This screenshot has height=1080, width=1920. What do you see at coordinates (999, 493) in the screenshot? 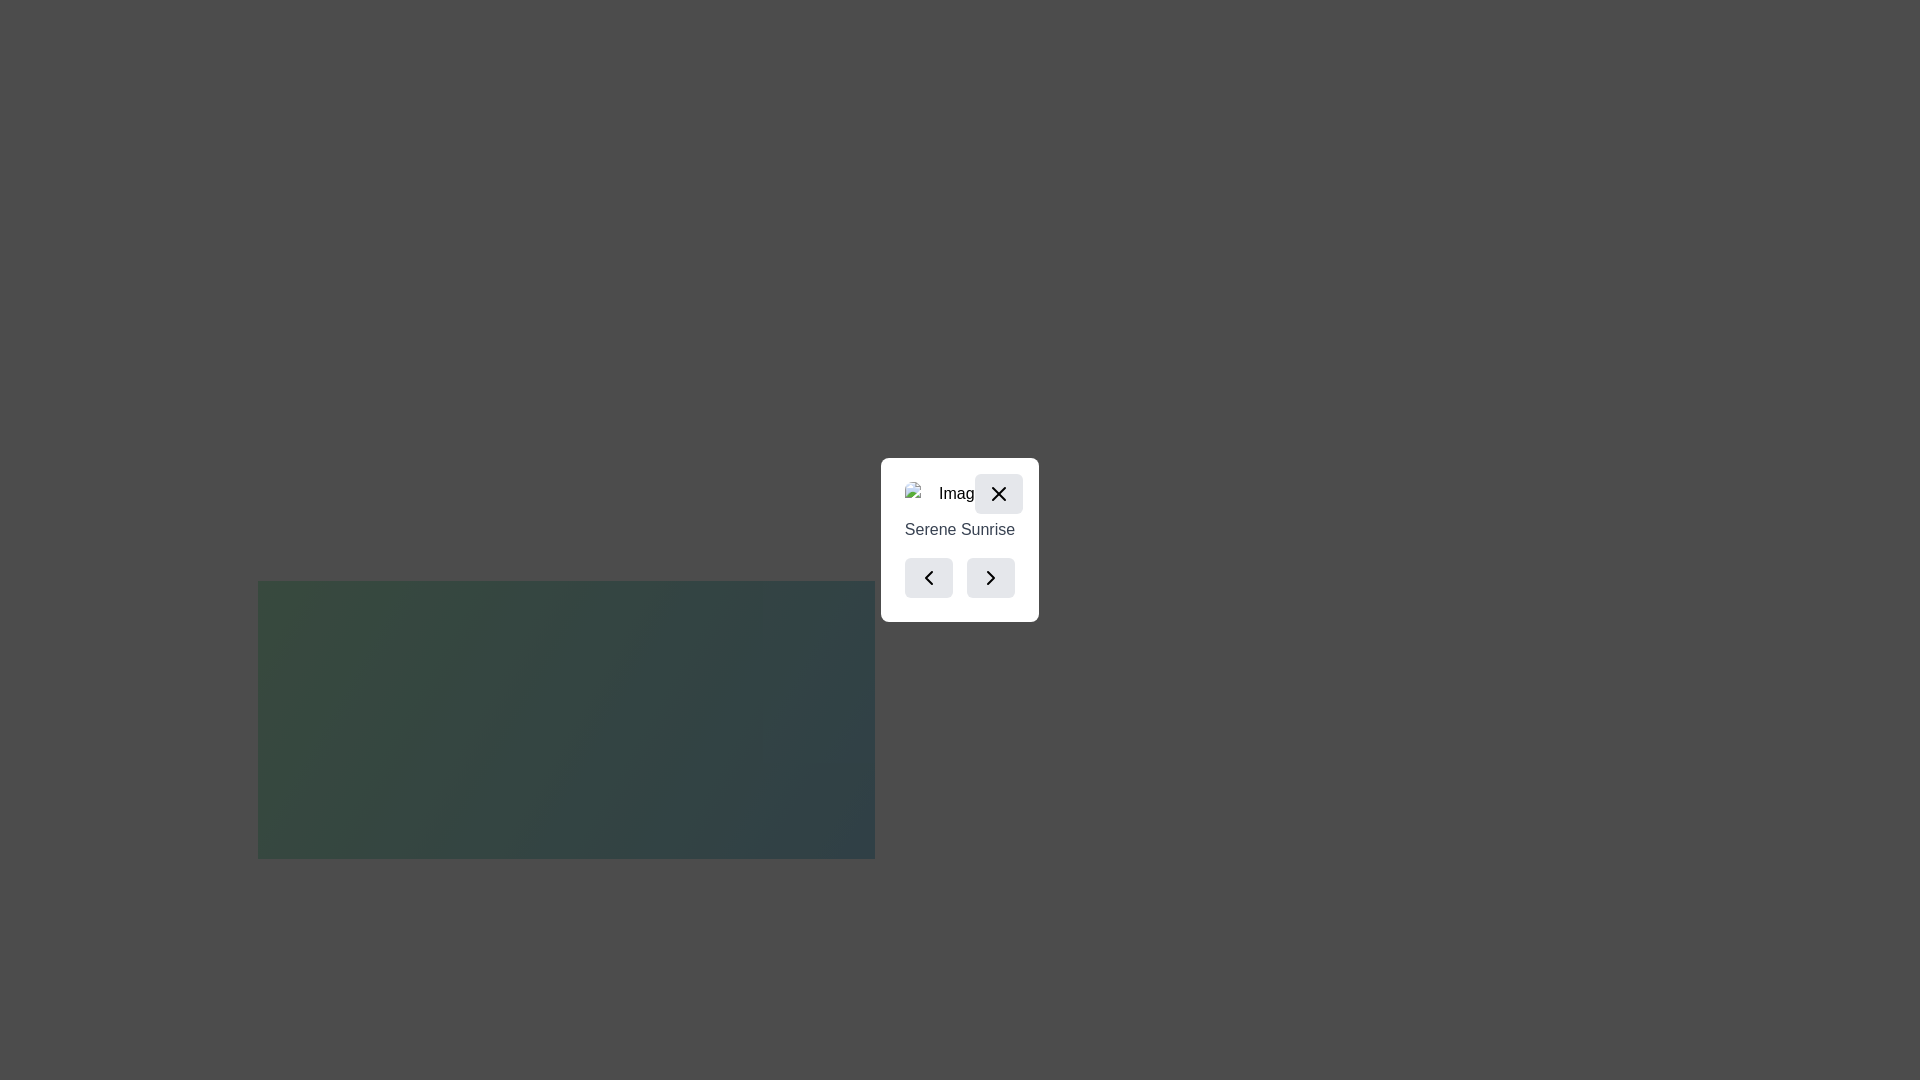
I see `the close button represented by a small square icon with an 'X' symbol located at the top-right corner of the floating card overlay` at bounding box center [999, 493].